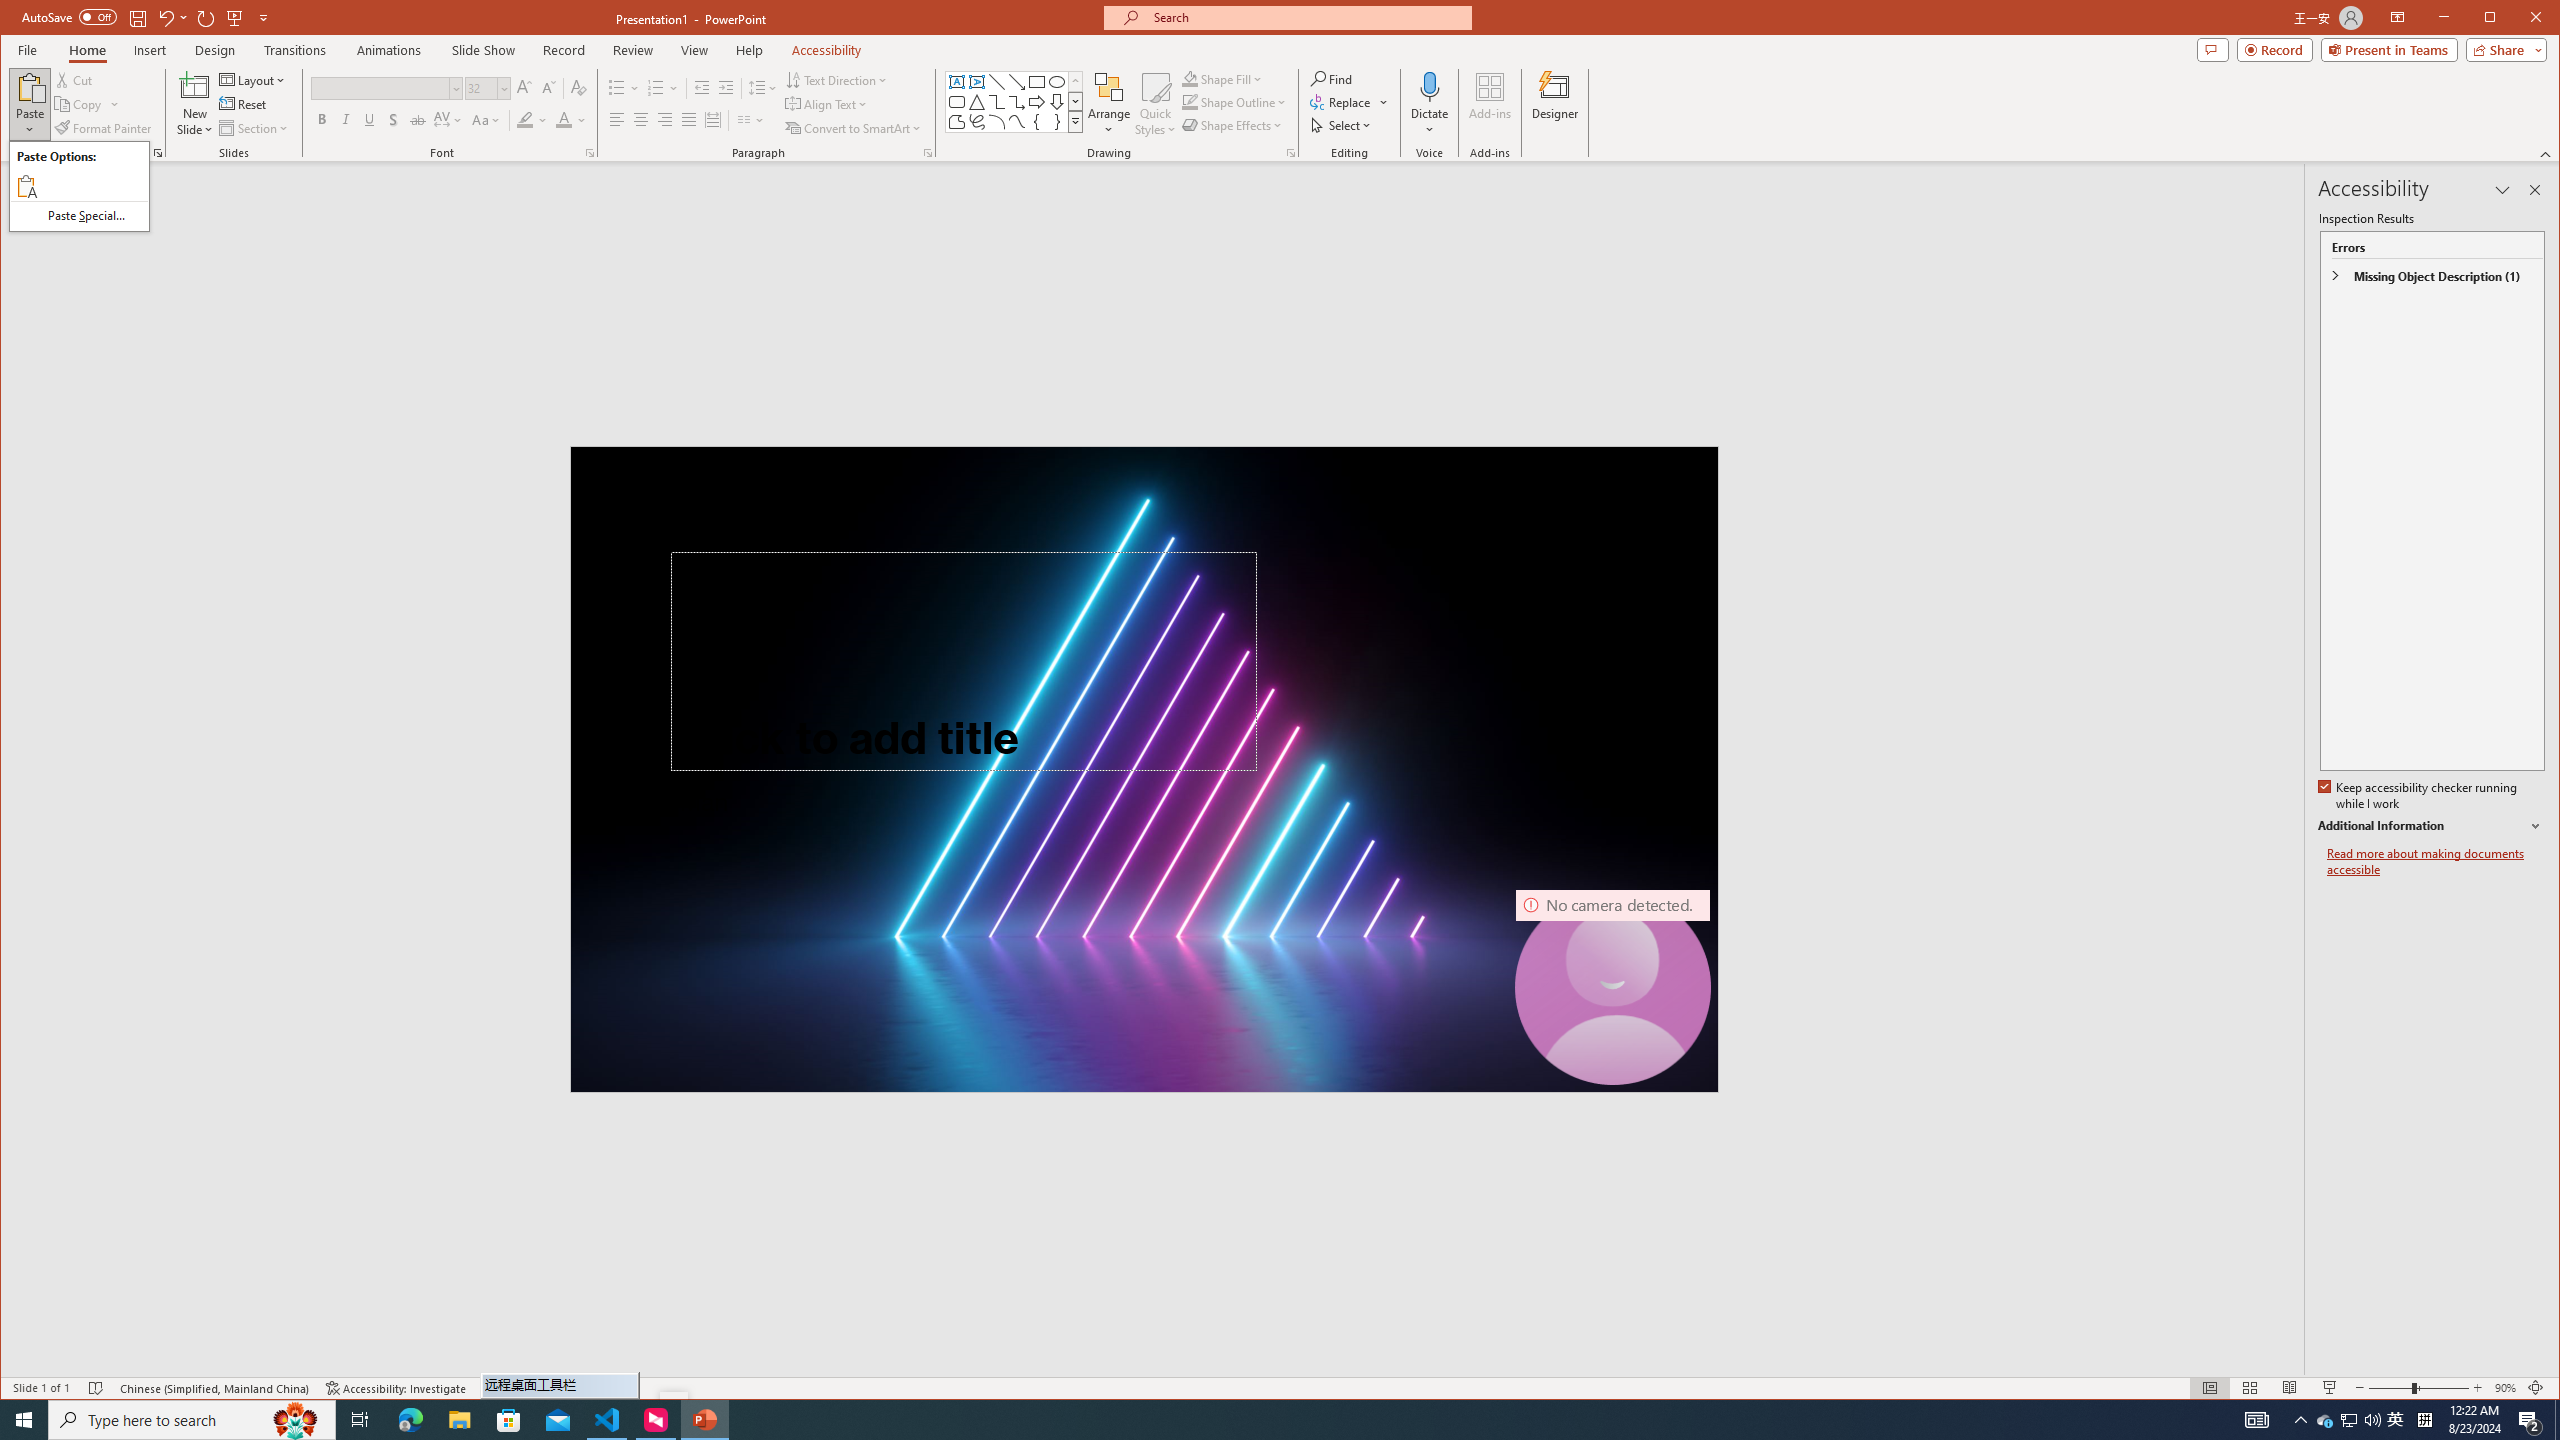 This screenshot has height=1440, width=2560. Describe the element at coordinates (1144, 767) in the screenshot. I see `'Neon laser lights aligned to form a triangle'` at that location.